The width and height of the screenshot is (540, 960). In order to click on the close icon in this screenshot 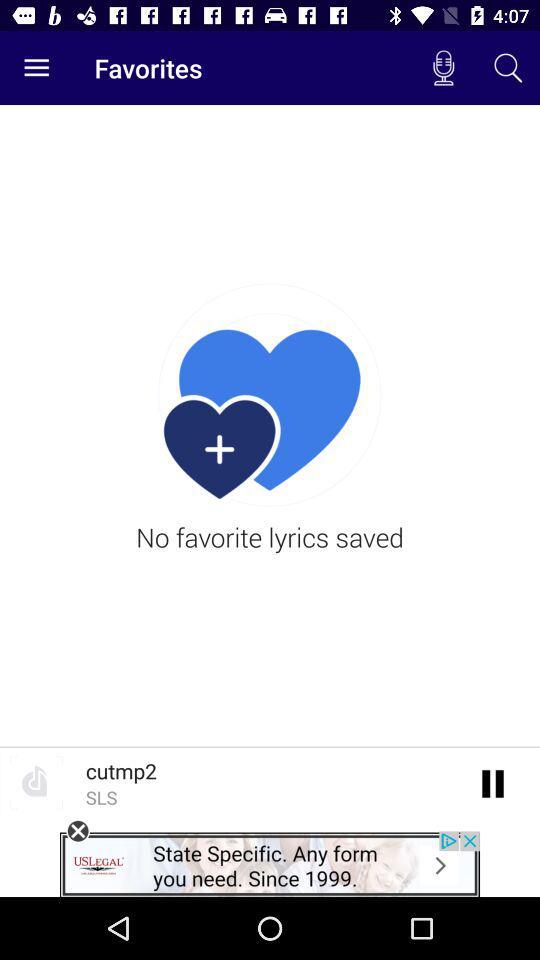, I will do `click(77, 831)`.